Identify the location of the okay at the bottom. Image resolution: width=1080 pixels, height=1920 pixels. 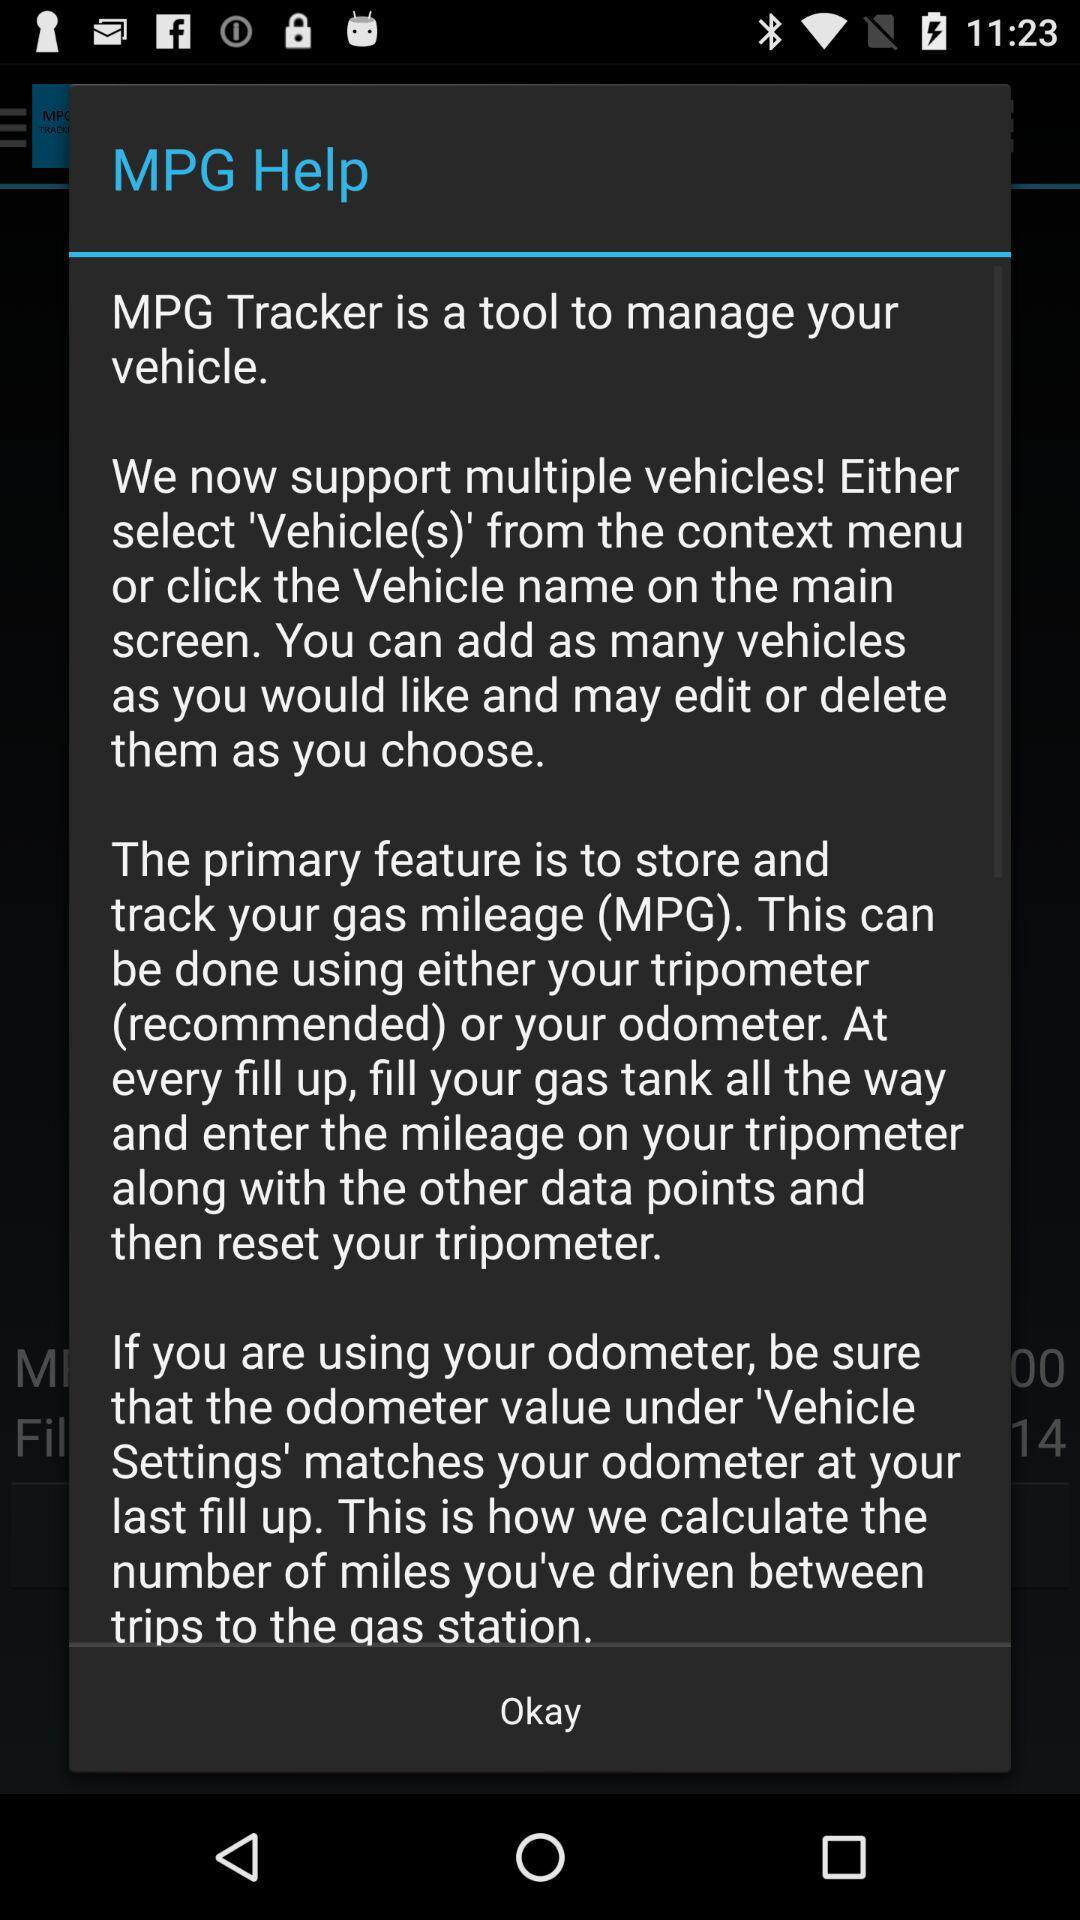
(540, 1708).